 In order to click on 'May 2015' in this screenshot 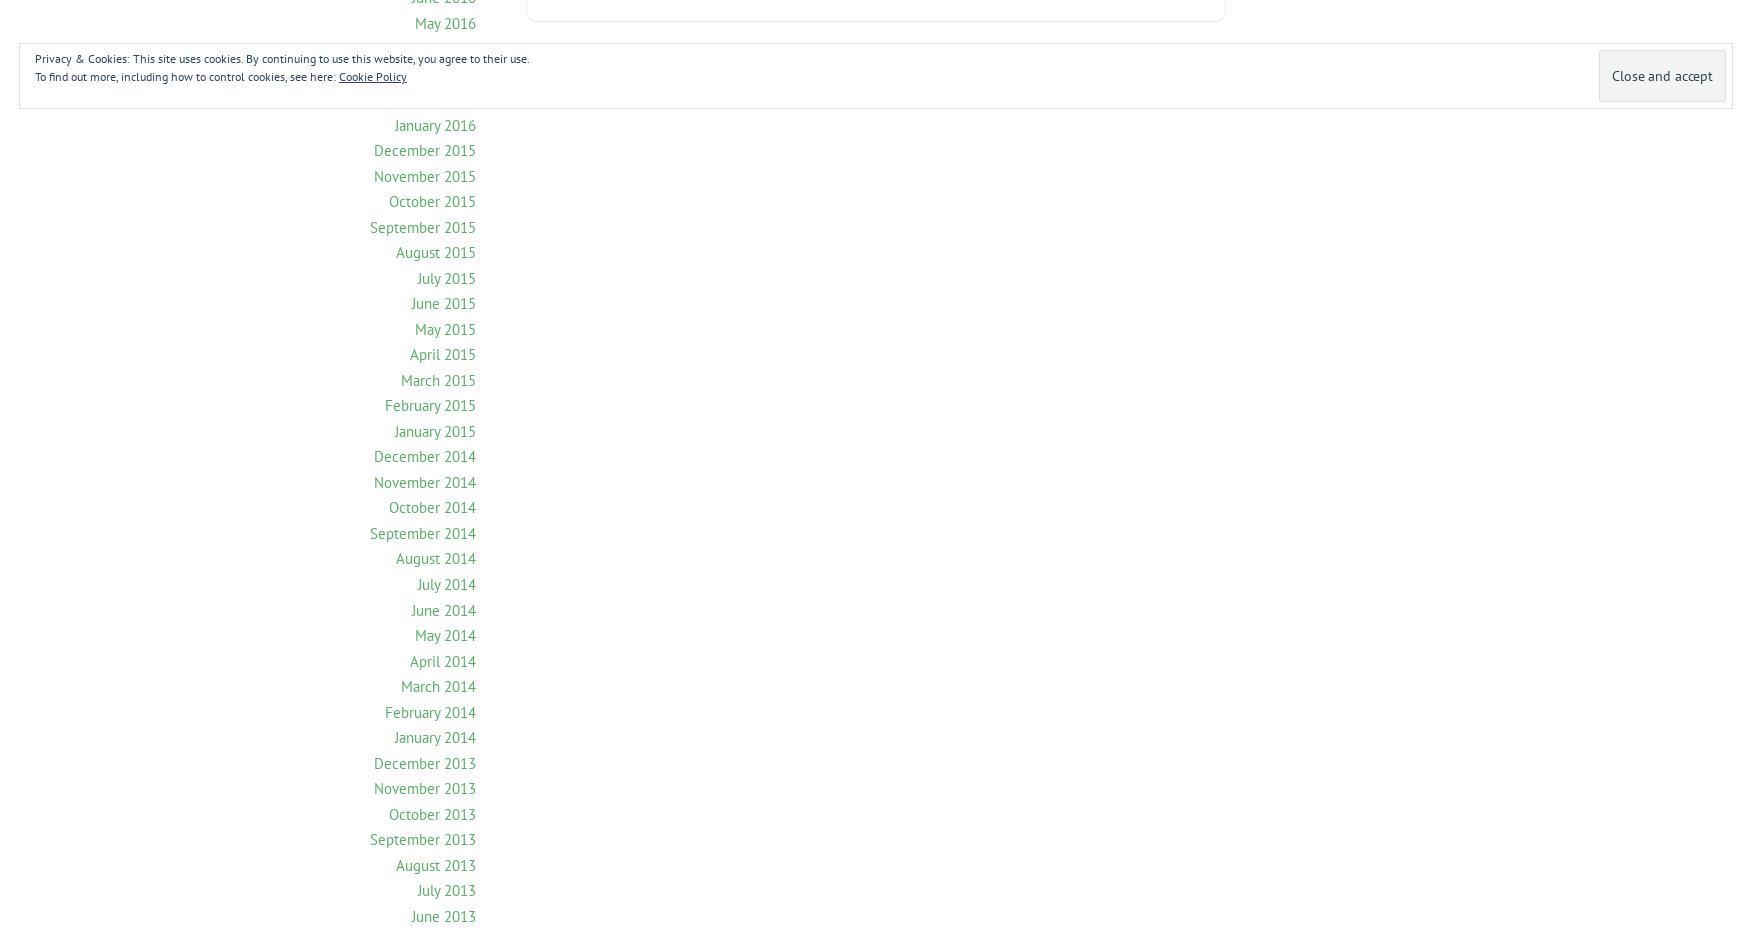, I will do `click(445, 327)`.